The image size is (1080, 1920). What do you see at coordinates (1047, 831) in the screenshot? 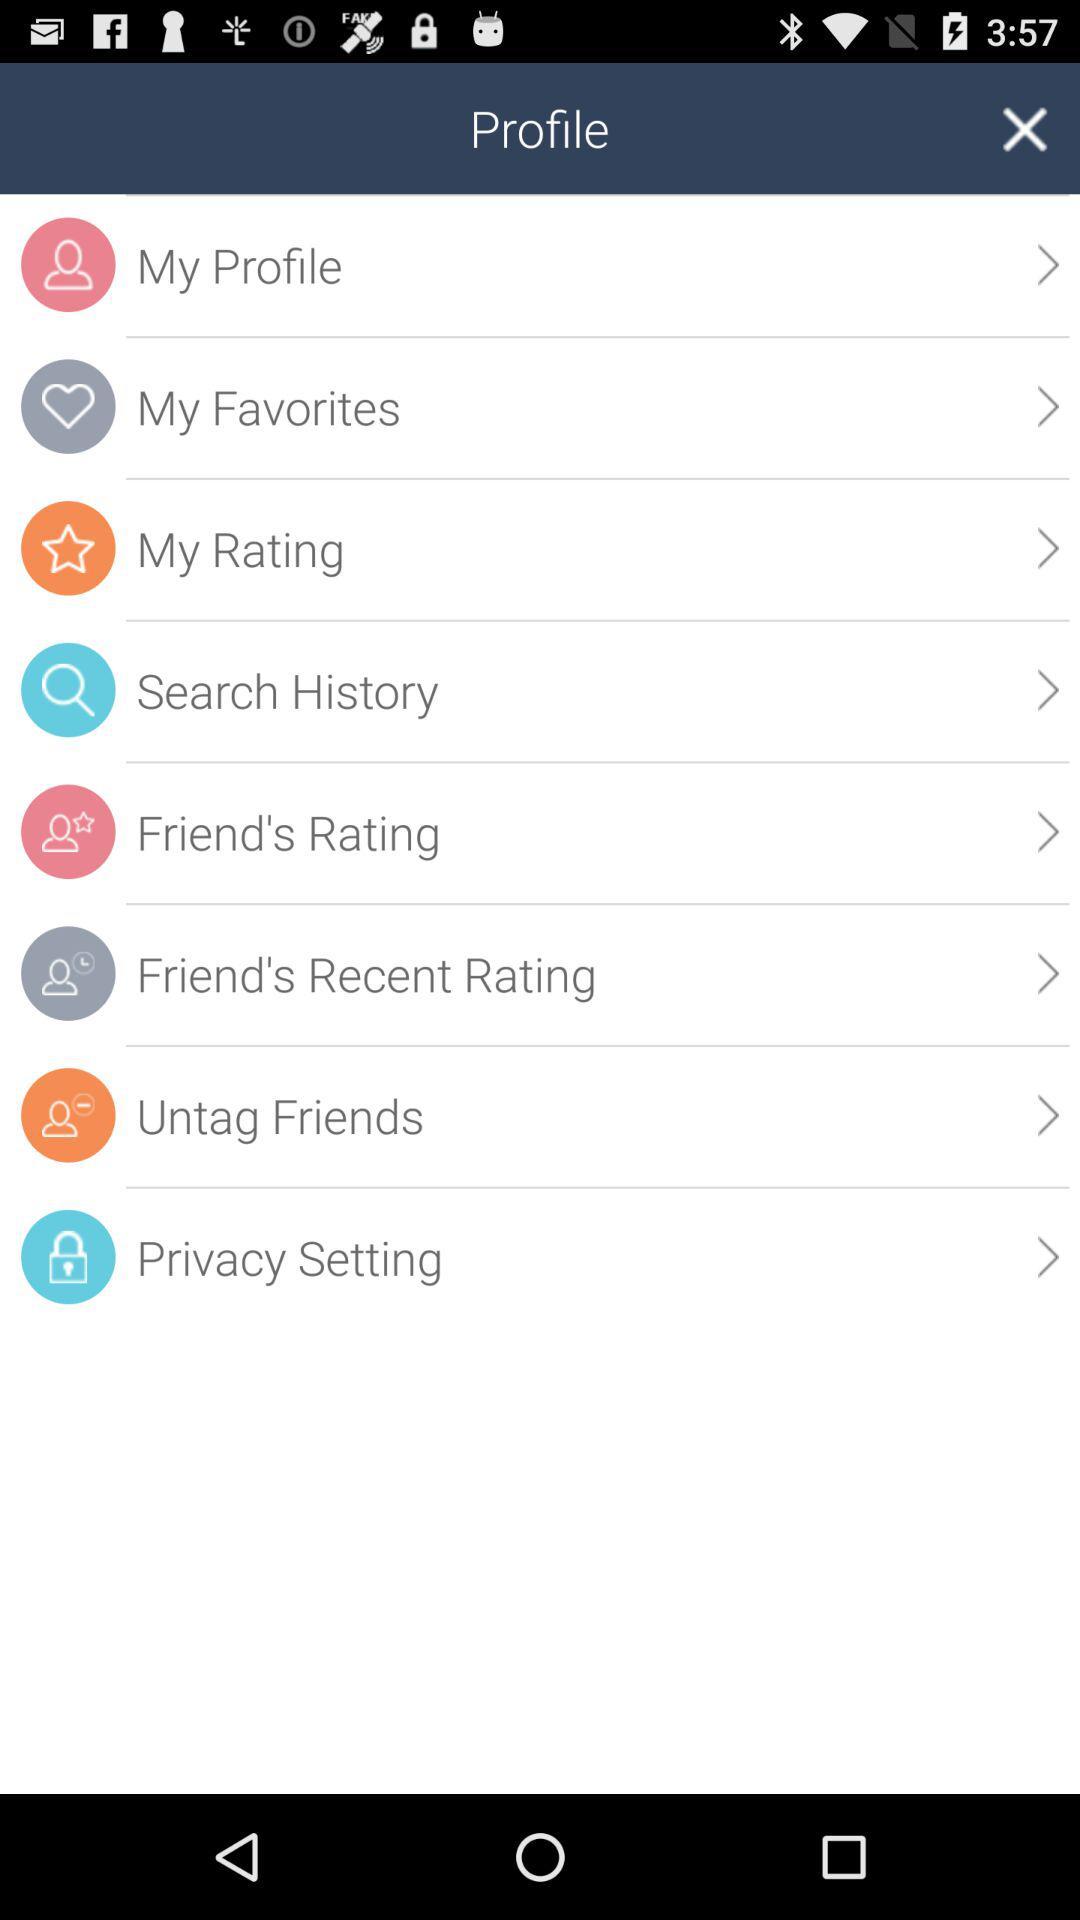
I see `item above friend s recent item` at bounding box center [1047, 831].